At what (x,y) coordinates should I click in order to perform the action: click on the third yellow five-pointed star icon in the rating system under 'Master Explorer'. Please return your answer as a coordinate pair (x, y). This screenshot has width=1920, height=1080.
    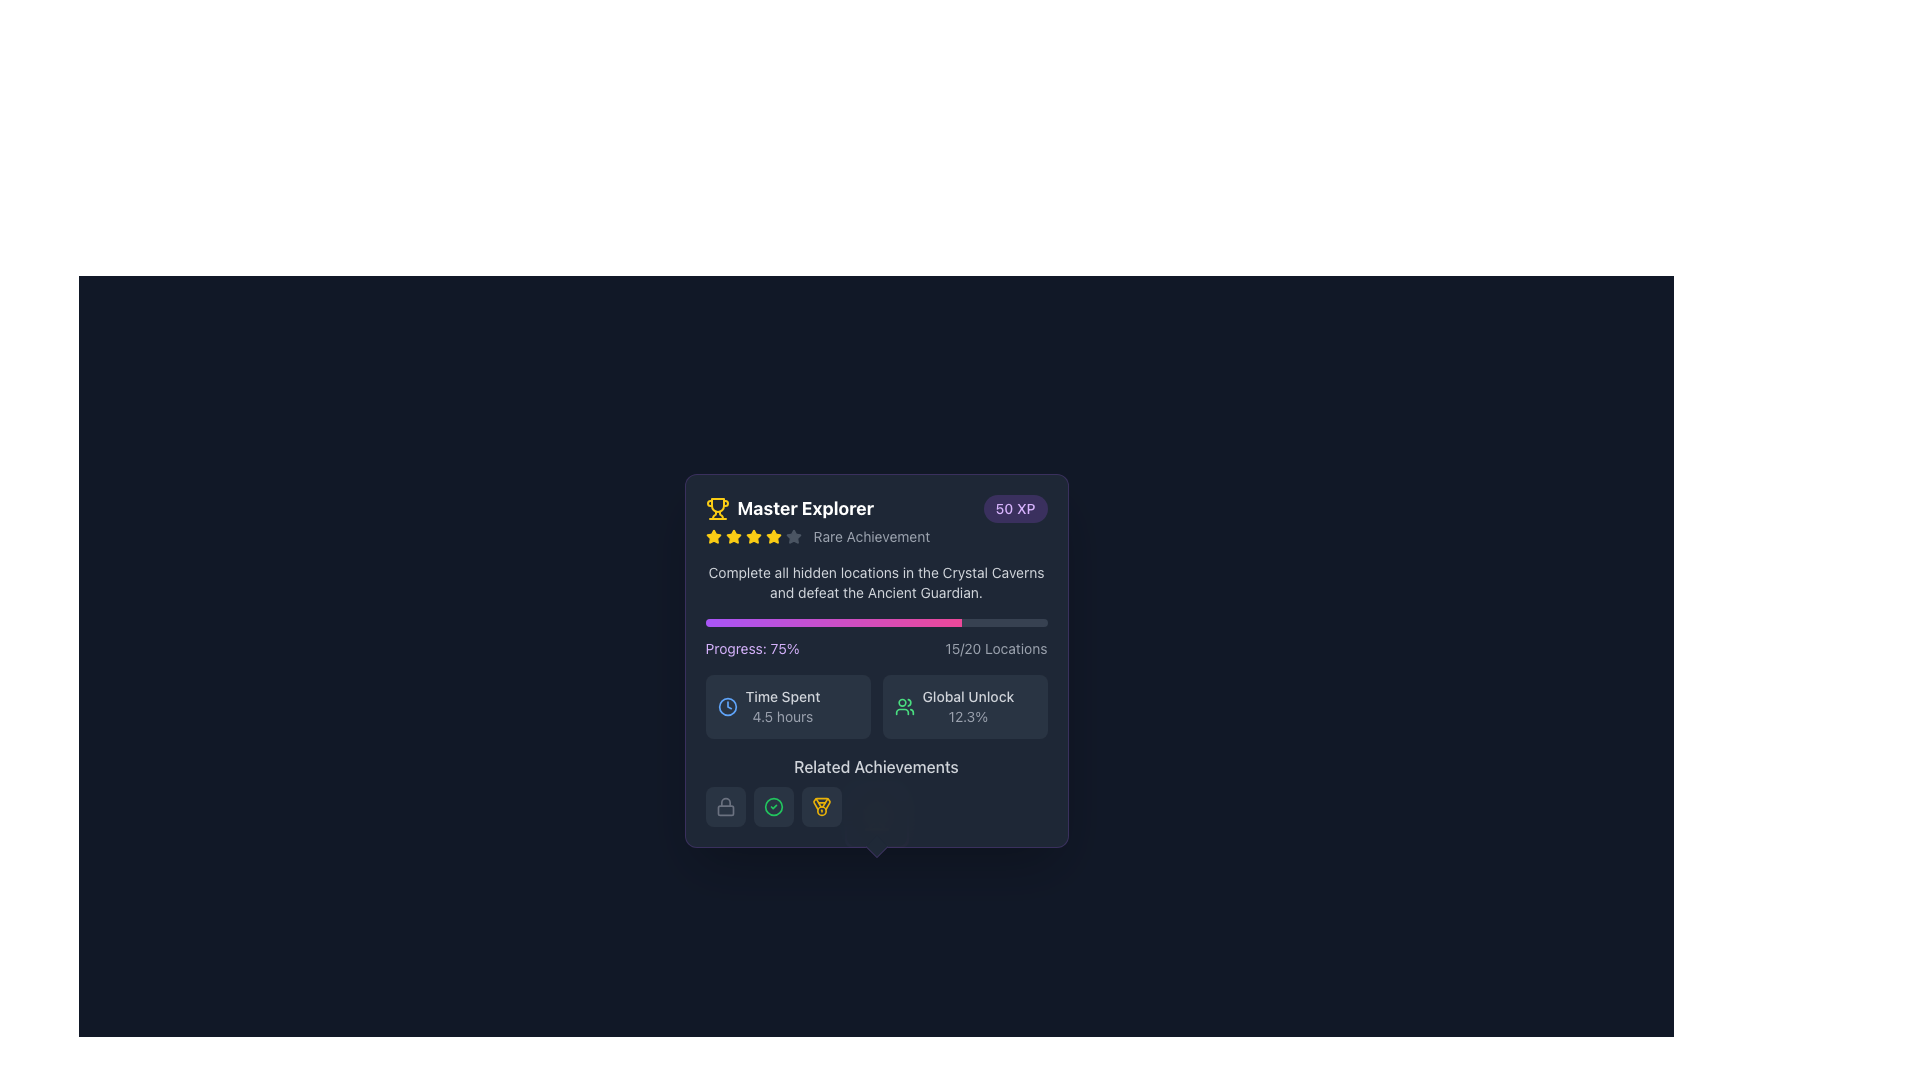
    Looking at the image, I should click on (732, 535).